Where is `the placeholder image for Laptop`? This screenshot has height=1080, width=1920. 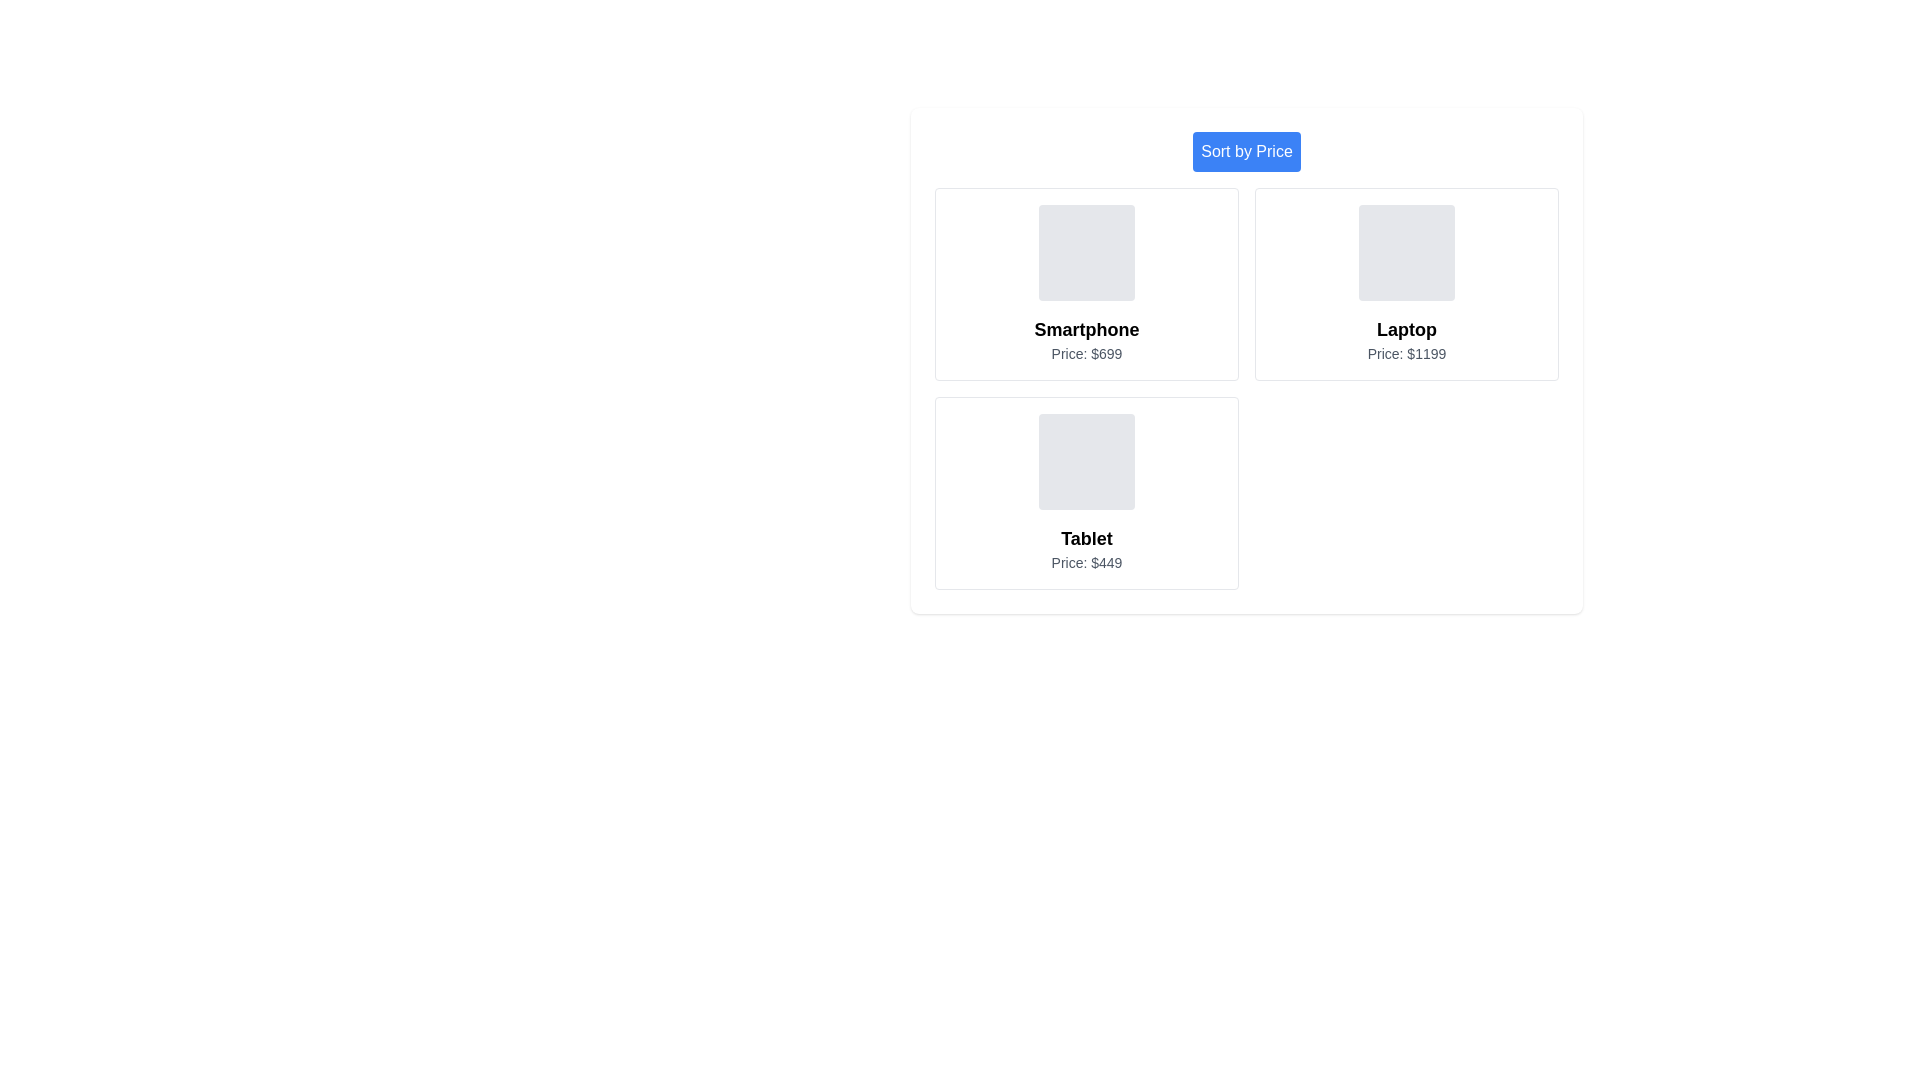
the placeholder image for Laptop is located at coordinates (1405, 252).